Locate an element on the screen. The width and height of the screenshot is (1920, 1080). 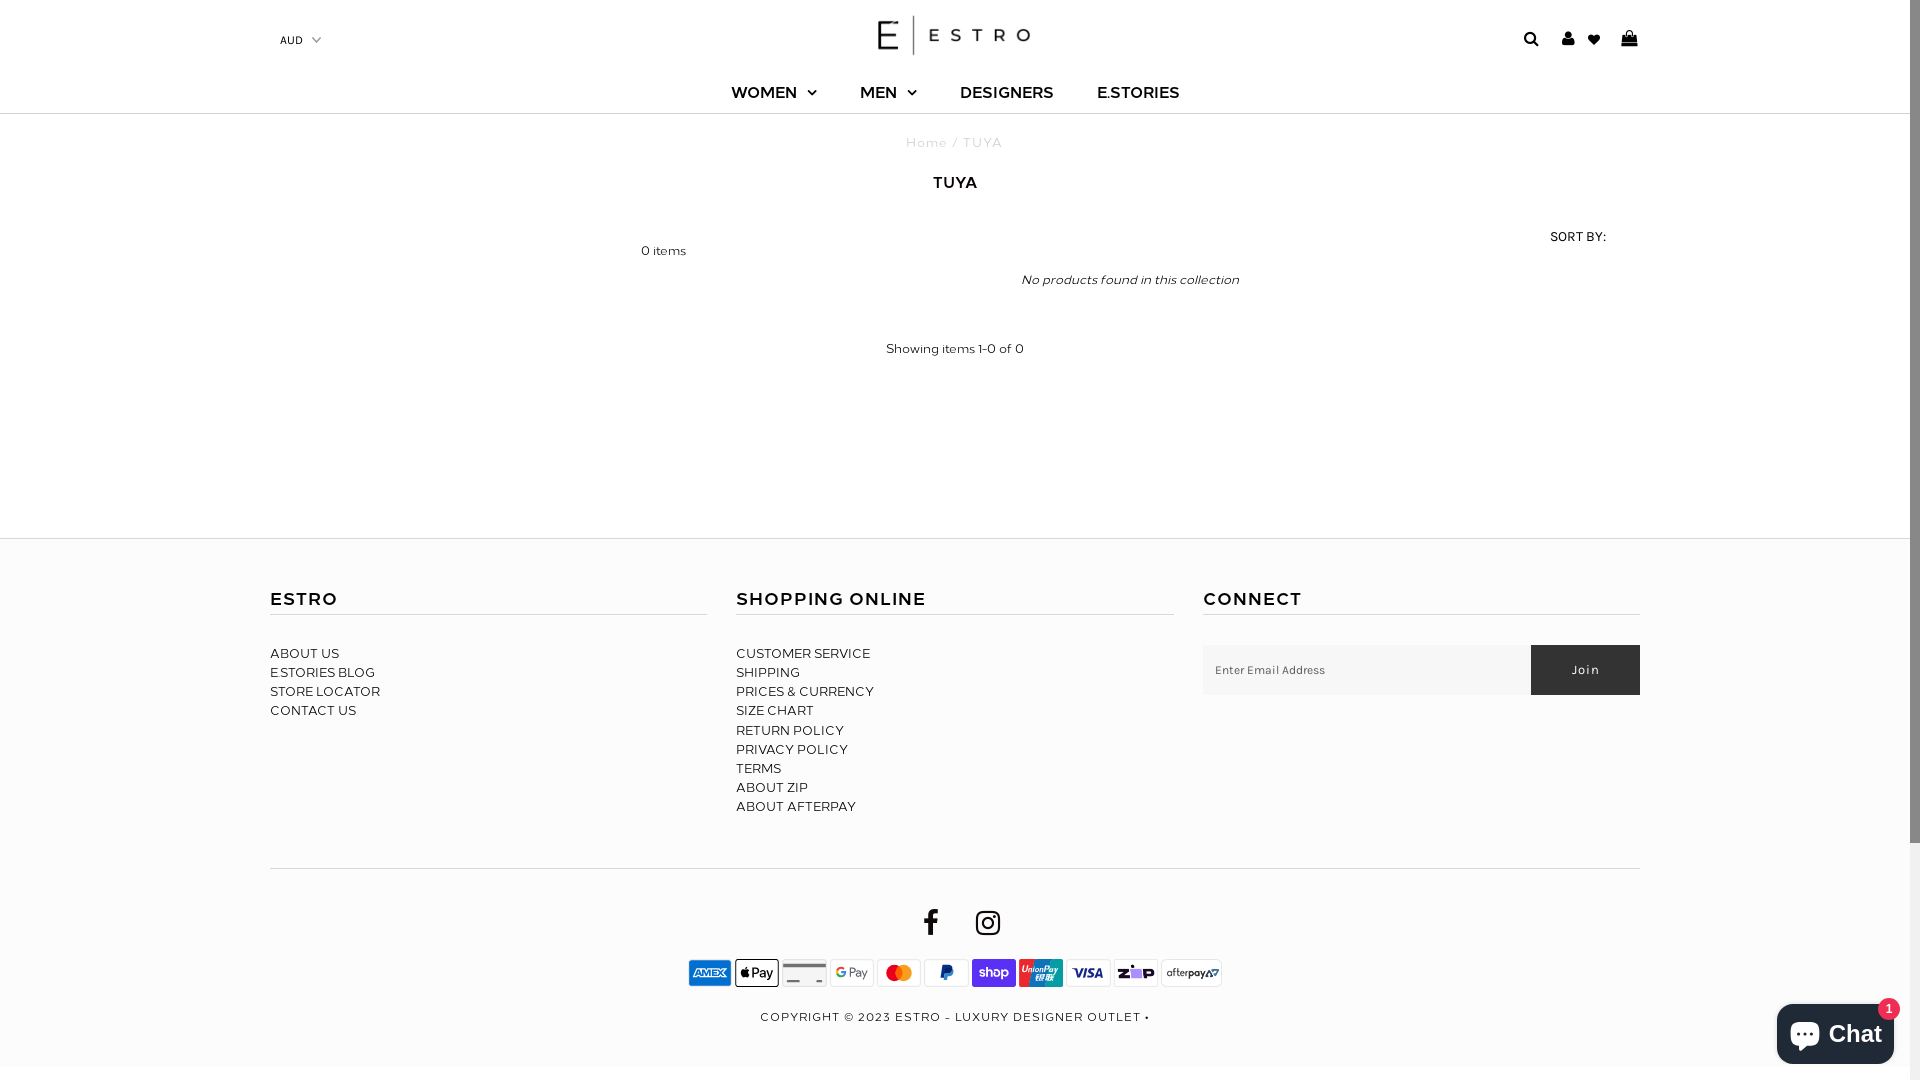
' ' is located at coordinates (1621, 39).